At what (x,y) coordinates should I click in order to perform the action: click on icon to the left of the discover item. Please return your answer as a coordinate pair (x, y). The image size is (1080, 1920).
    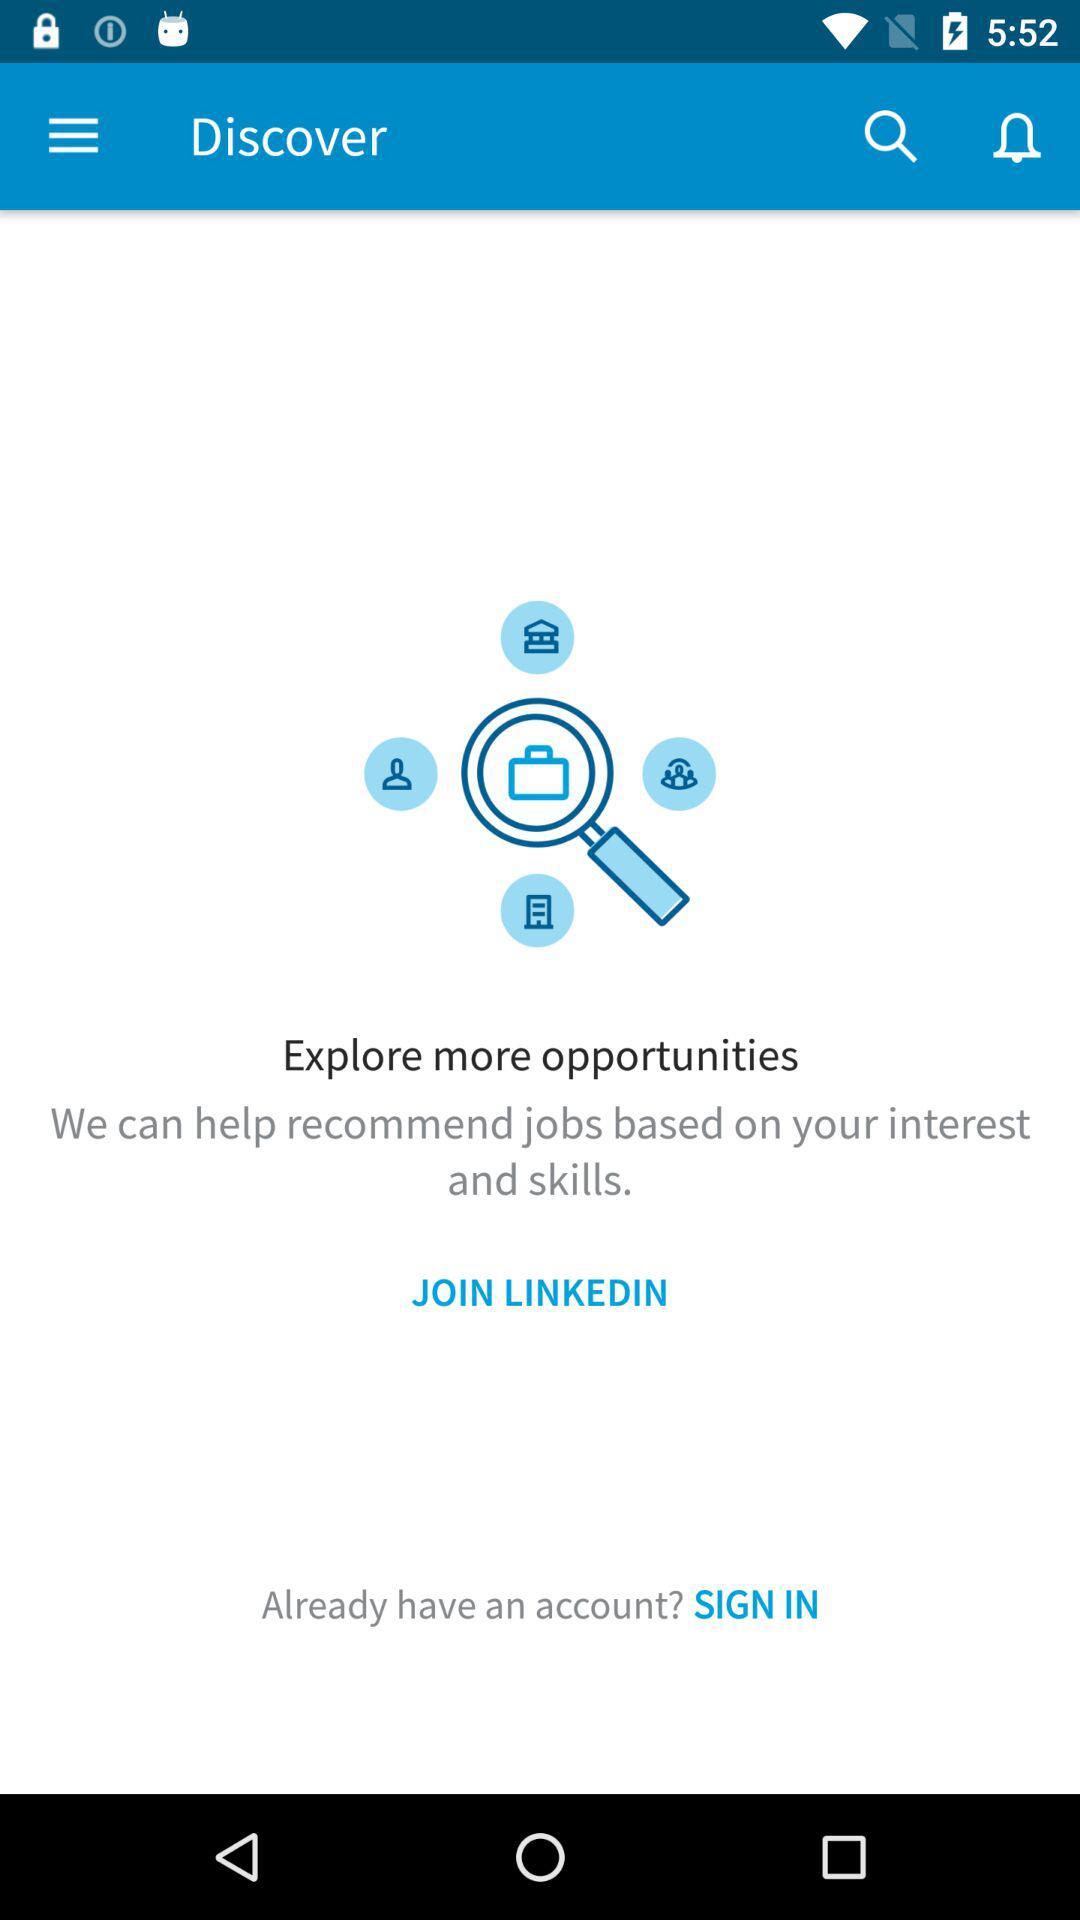
    Looking at the image, I should click on (72, 135).